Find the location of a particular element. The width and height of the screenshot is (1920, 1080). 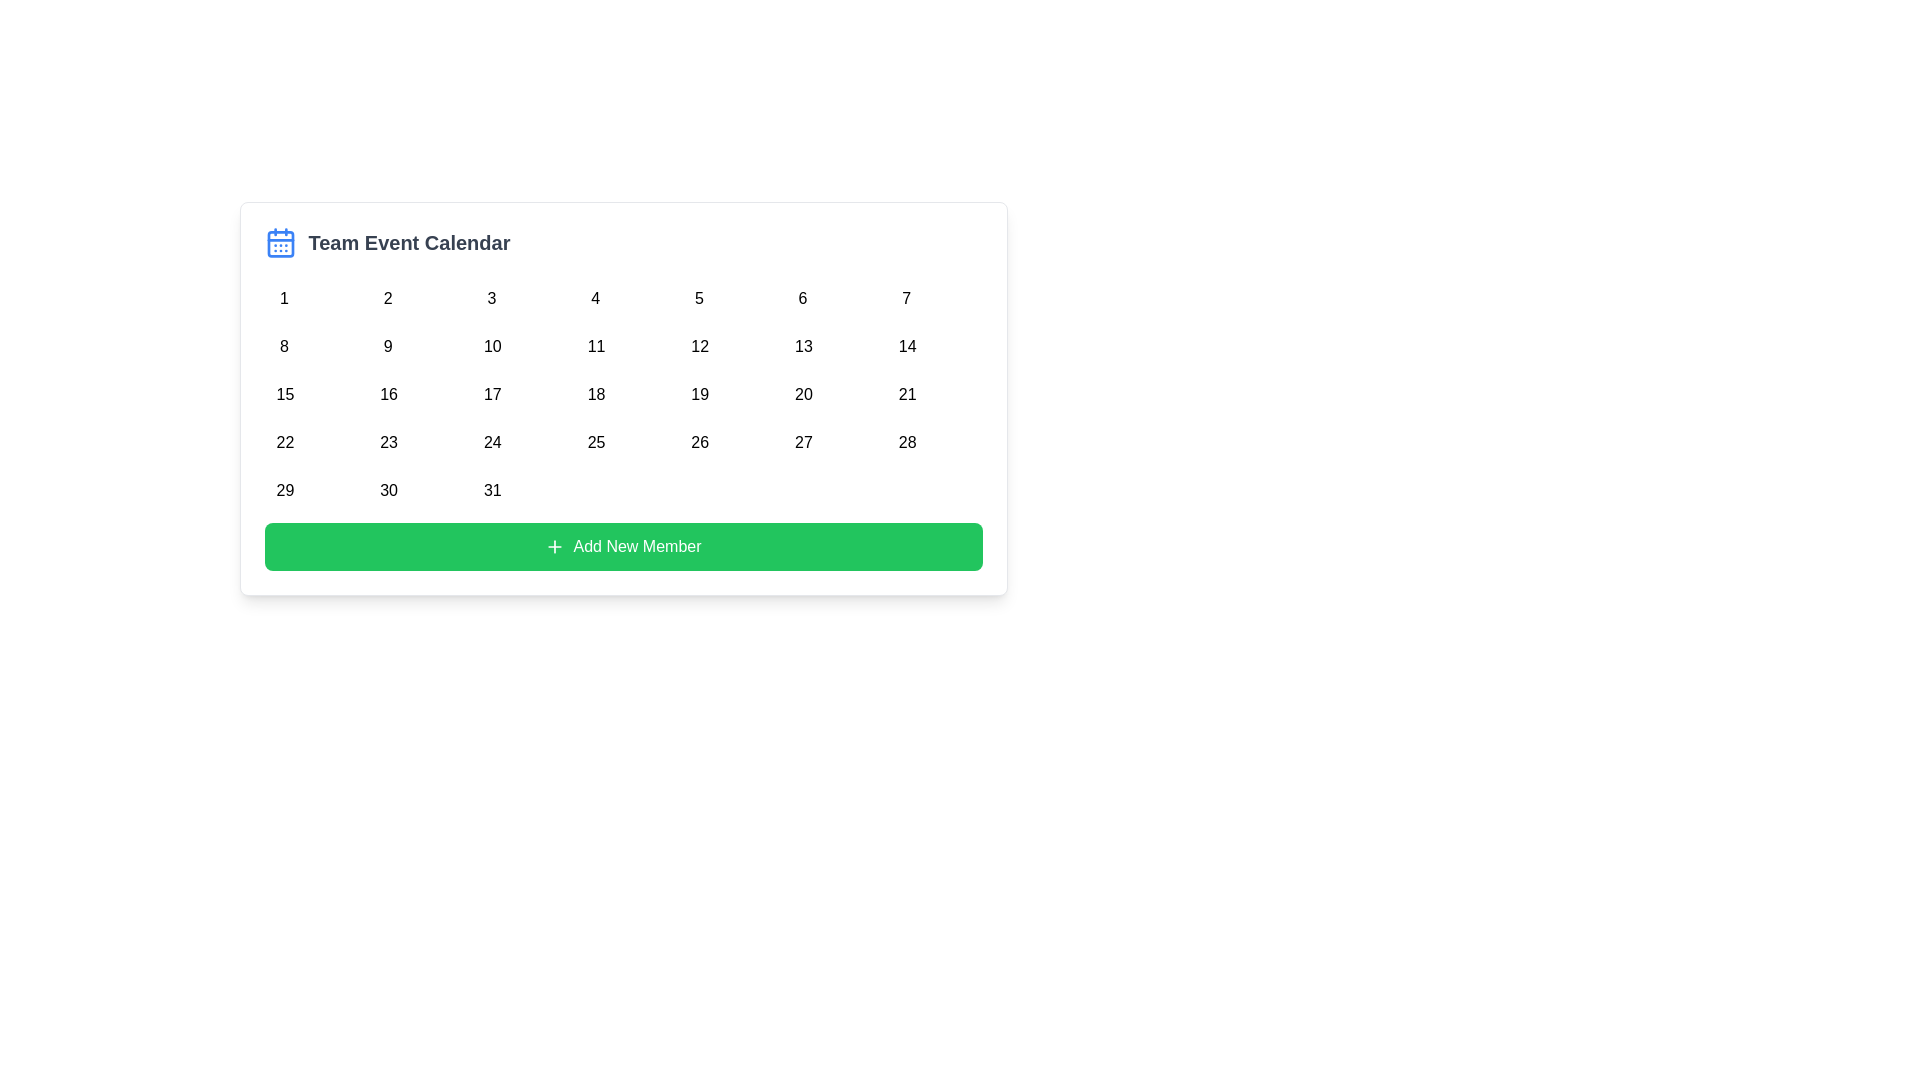

the interactive button representing the calendar date with the number '9' is located at coordinates (388, 342).